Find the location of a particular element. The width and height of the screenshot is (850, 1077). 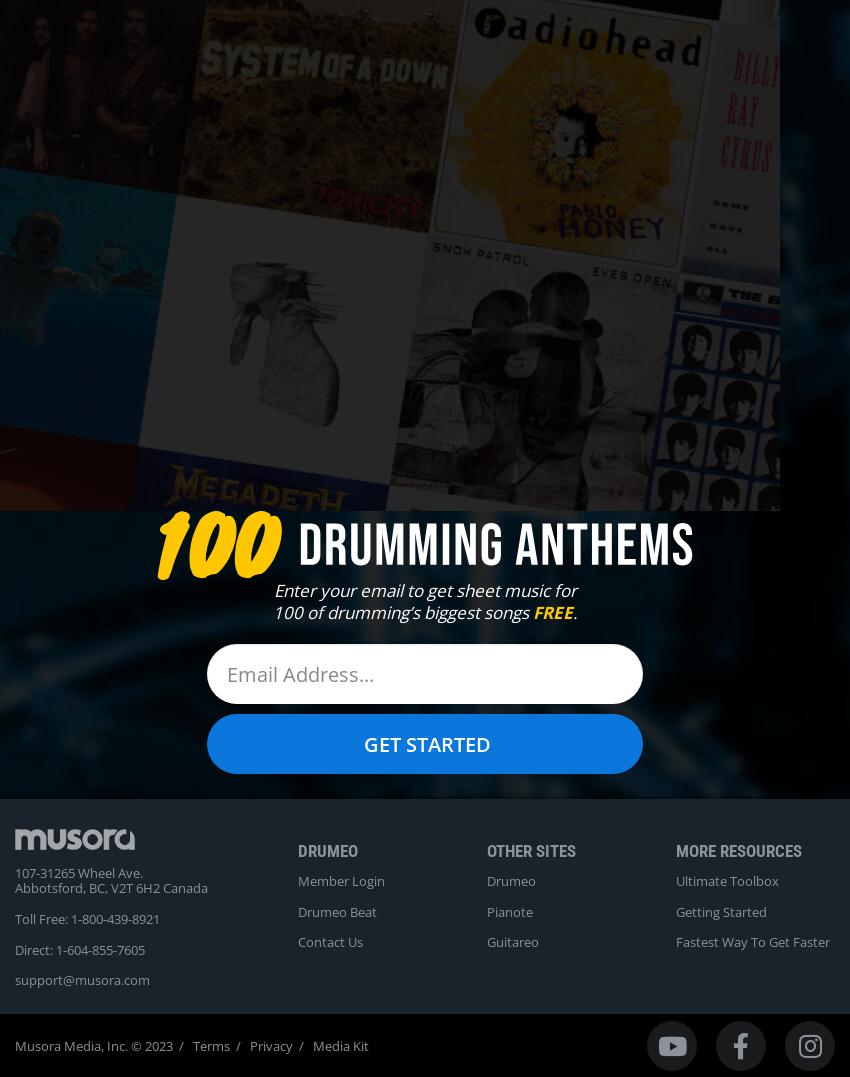

'Terms' is located at coordinates (210, 1045).